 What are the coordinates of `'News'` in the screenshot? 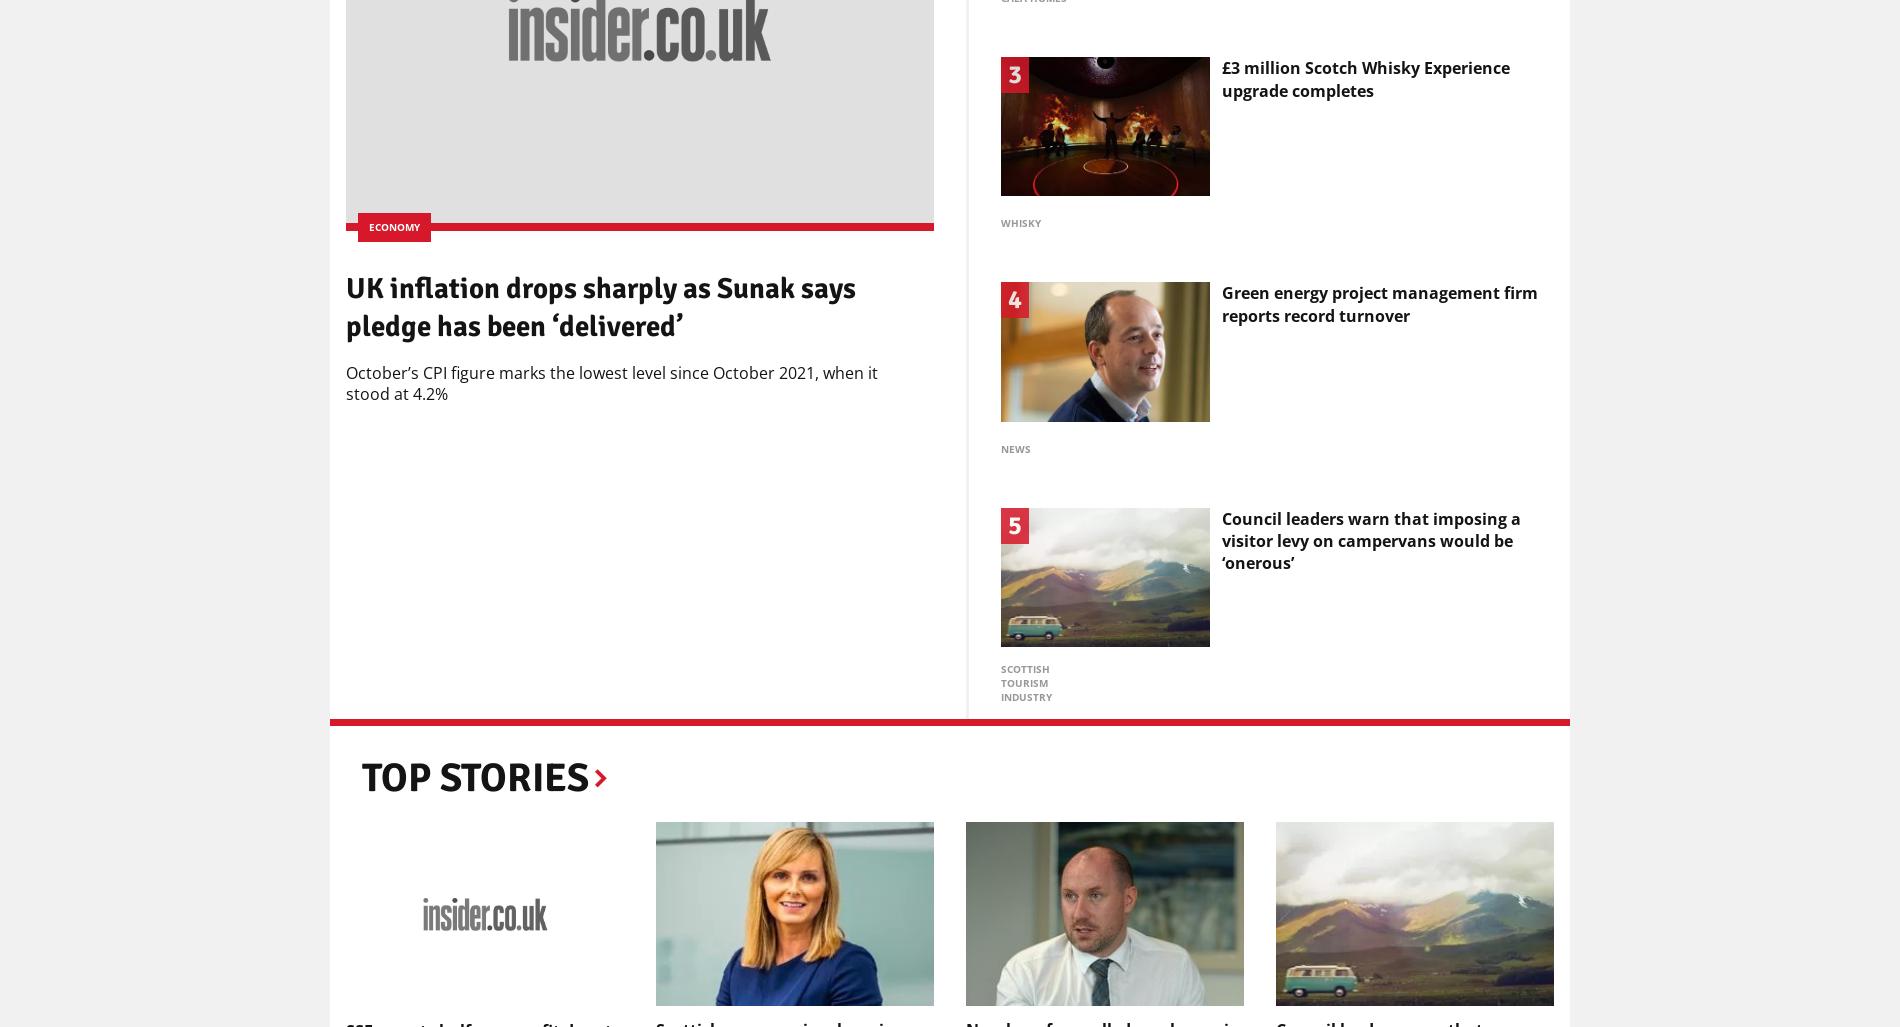 It's located at (1015, 446).